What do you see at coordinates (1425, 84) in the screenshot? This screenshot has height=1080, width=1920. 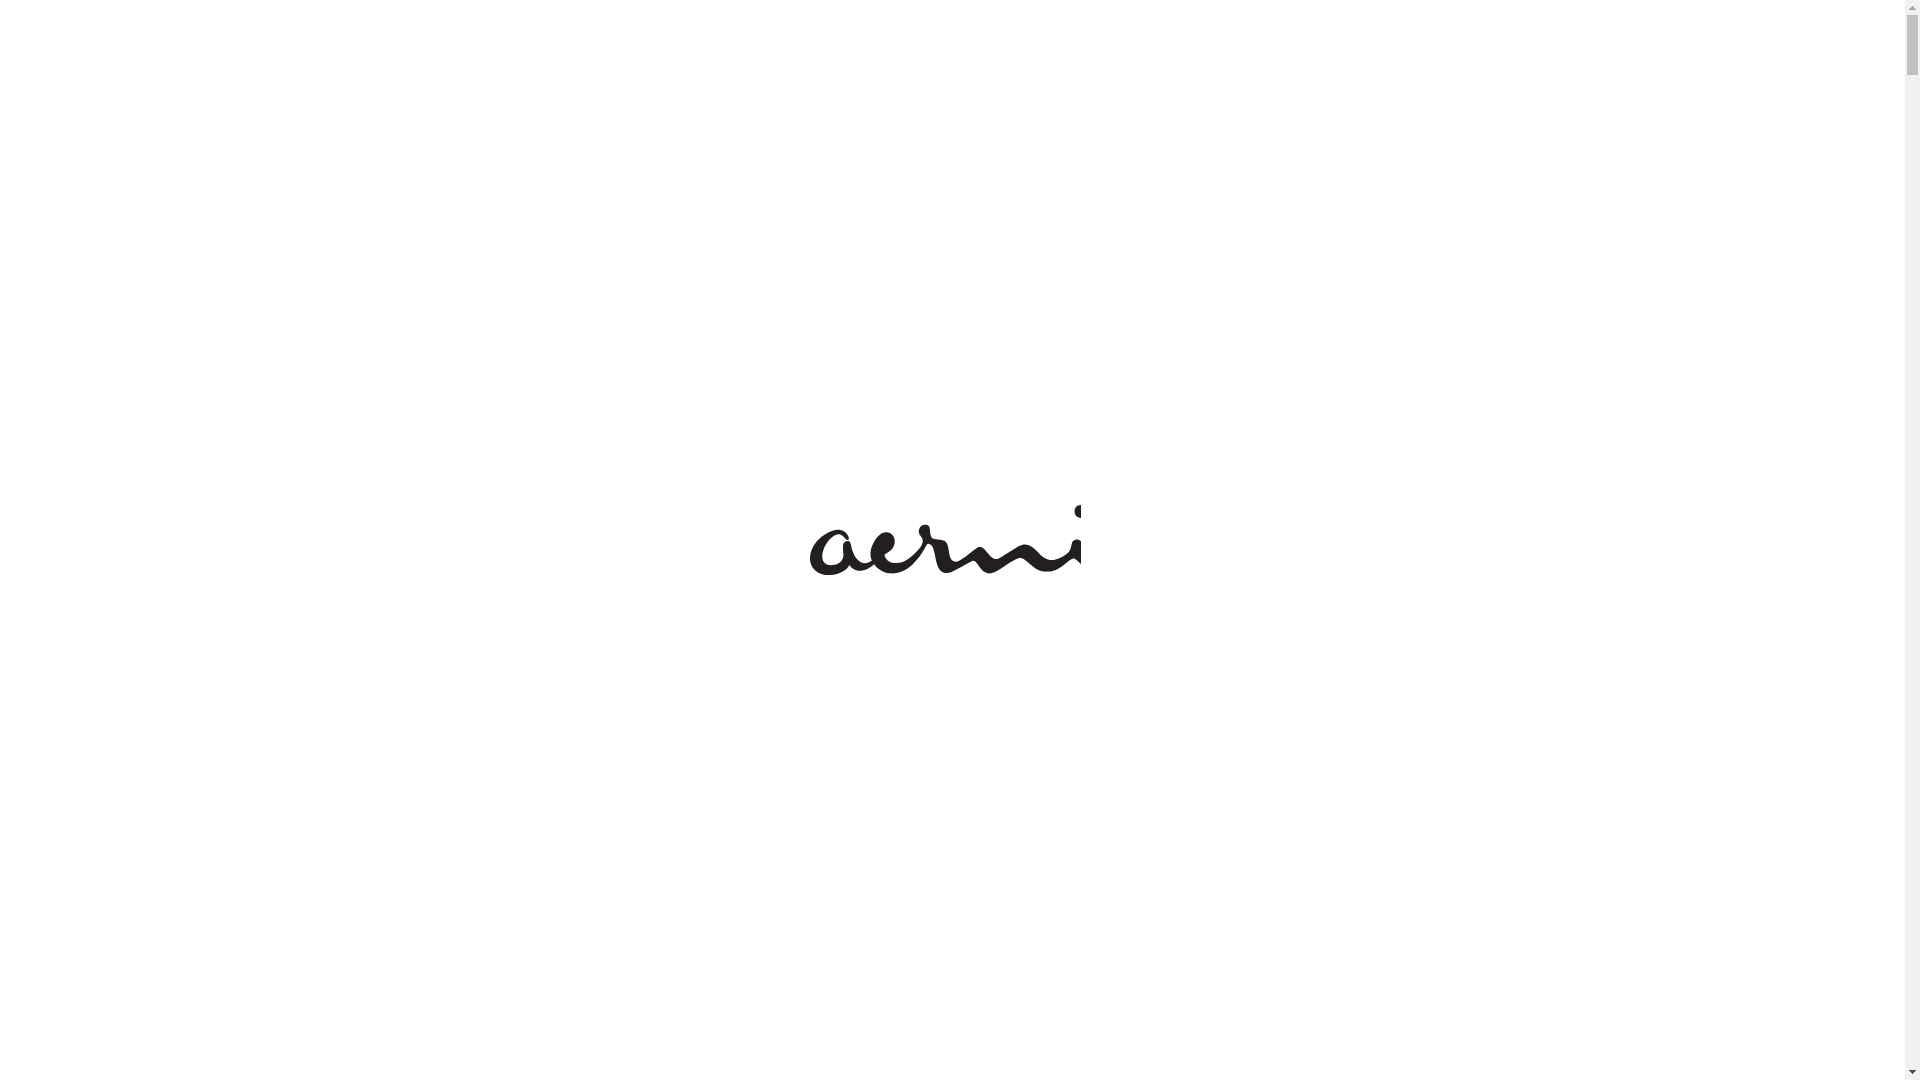 I see `'KLEID'` at bounding box center [1425, 84].